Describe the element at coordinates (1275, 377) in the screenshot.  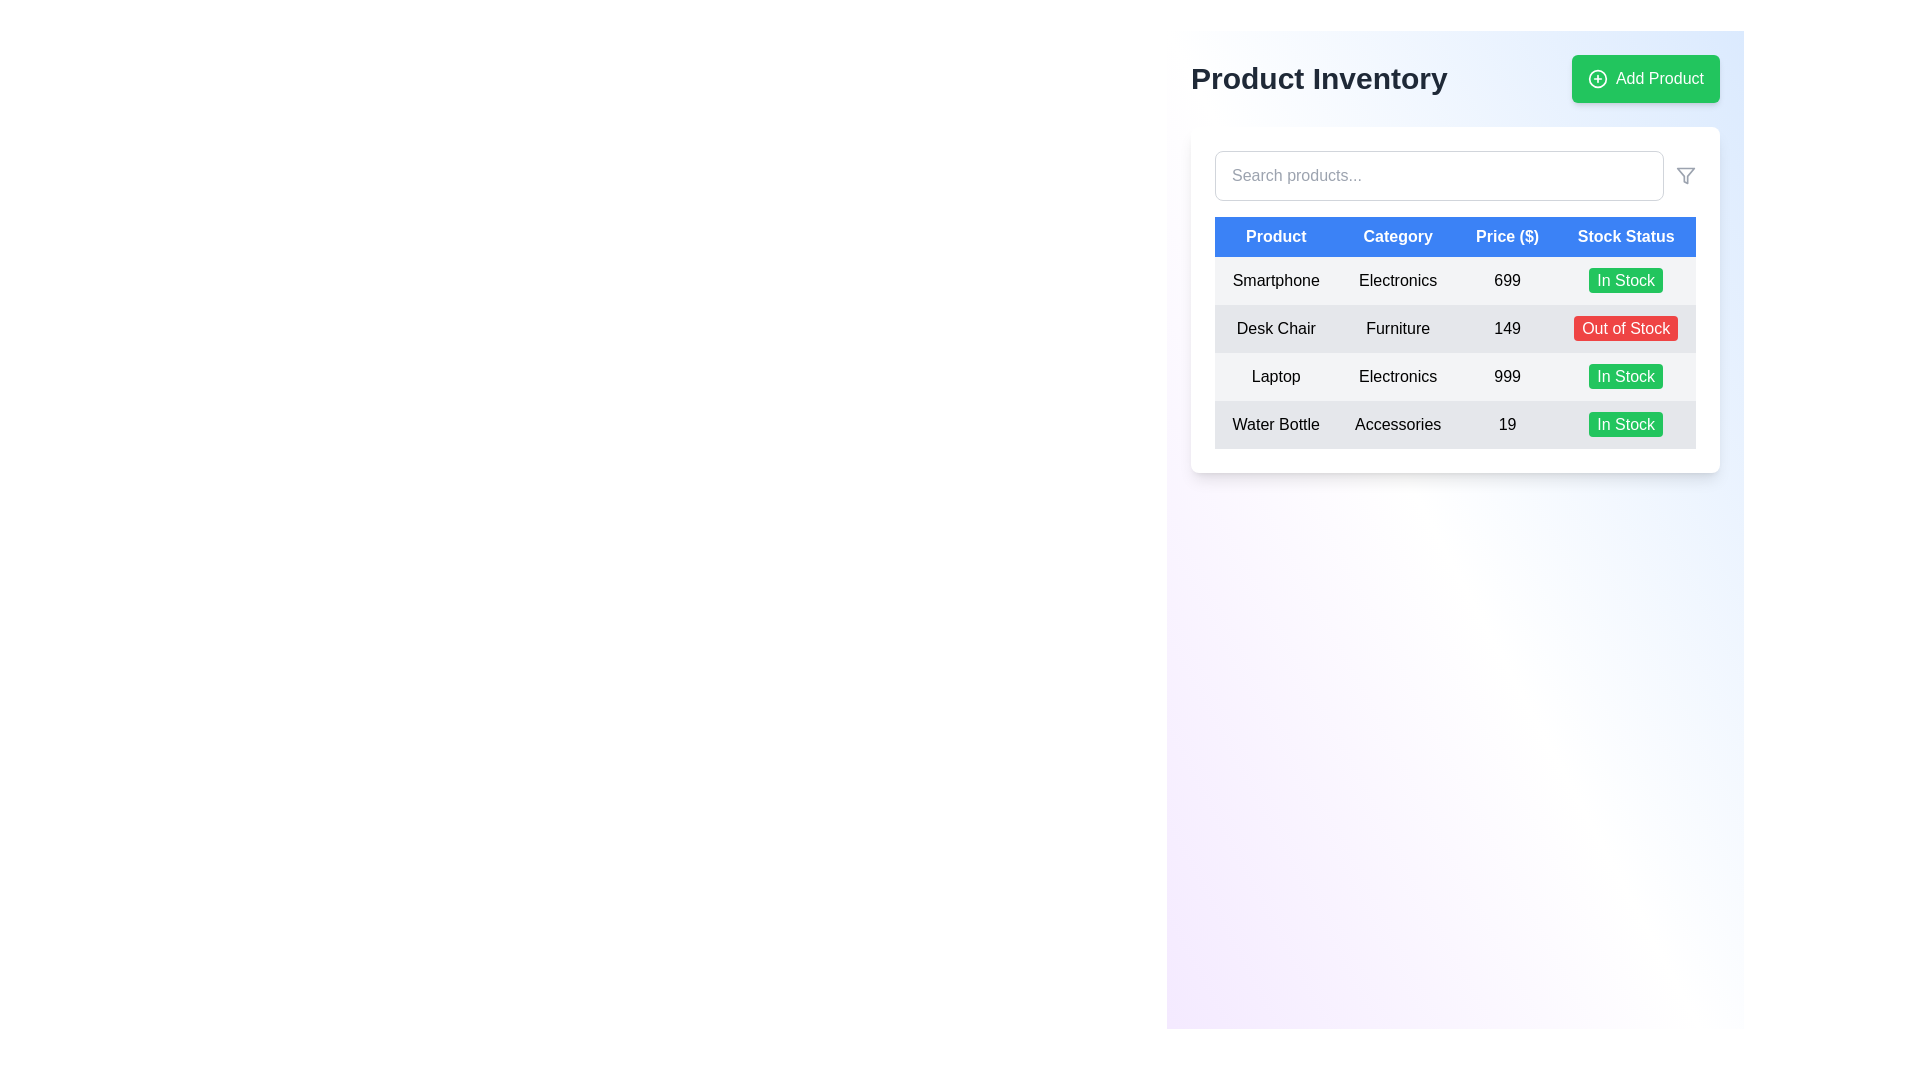
I see `the static text field that identifies the product type in the product inventory system, located in the 'Product' column of the third data row` at that location.